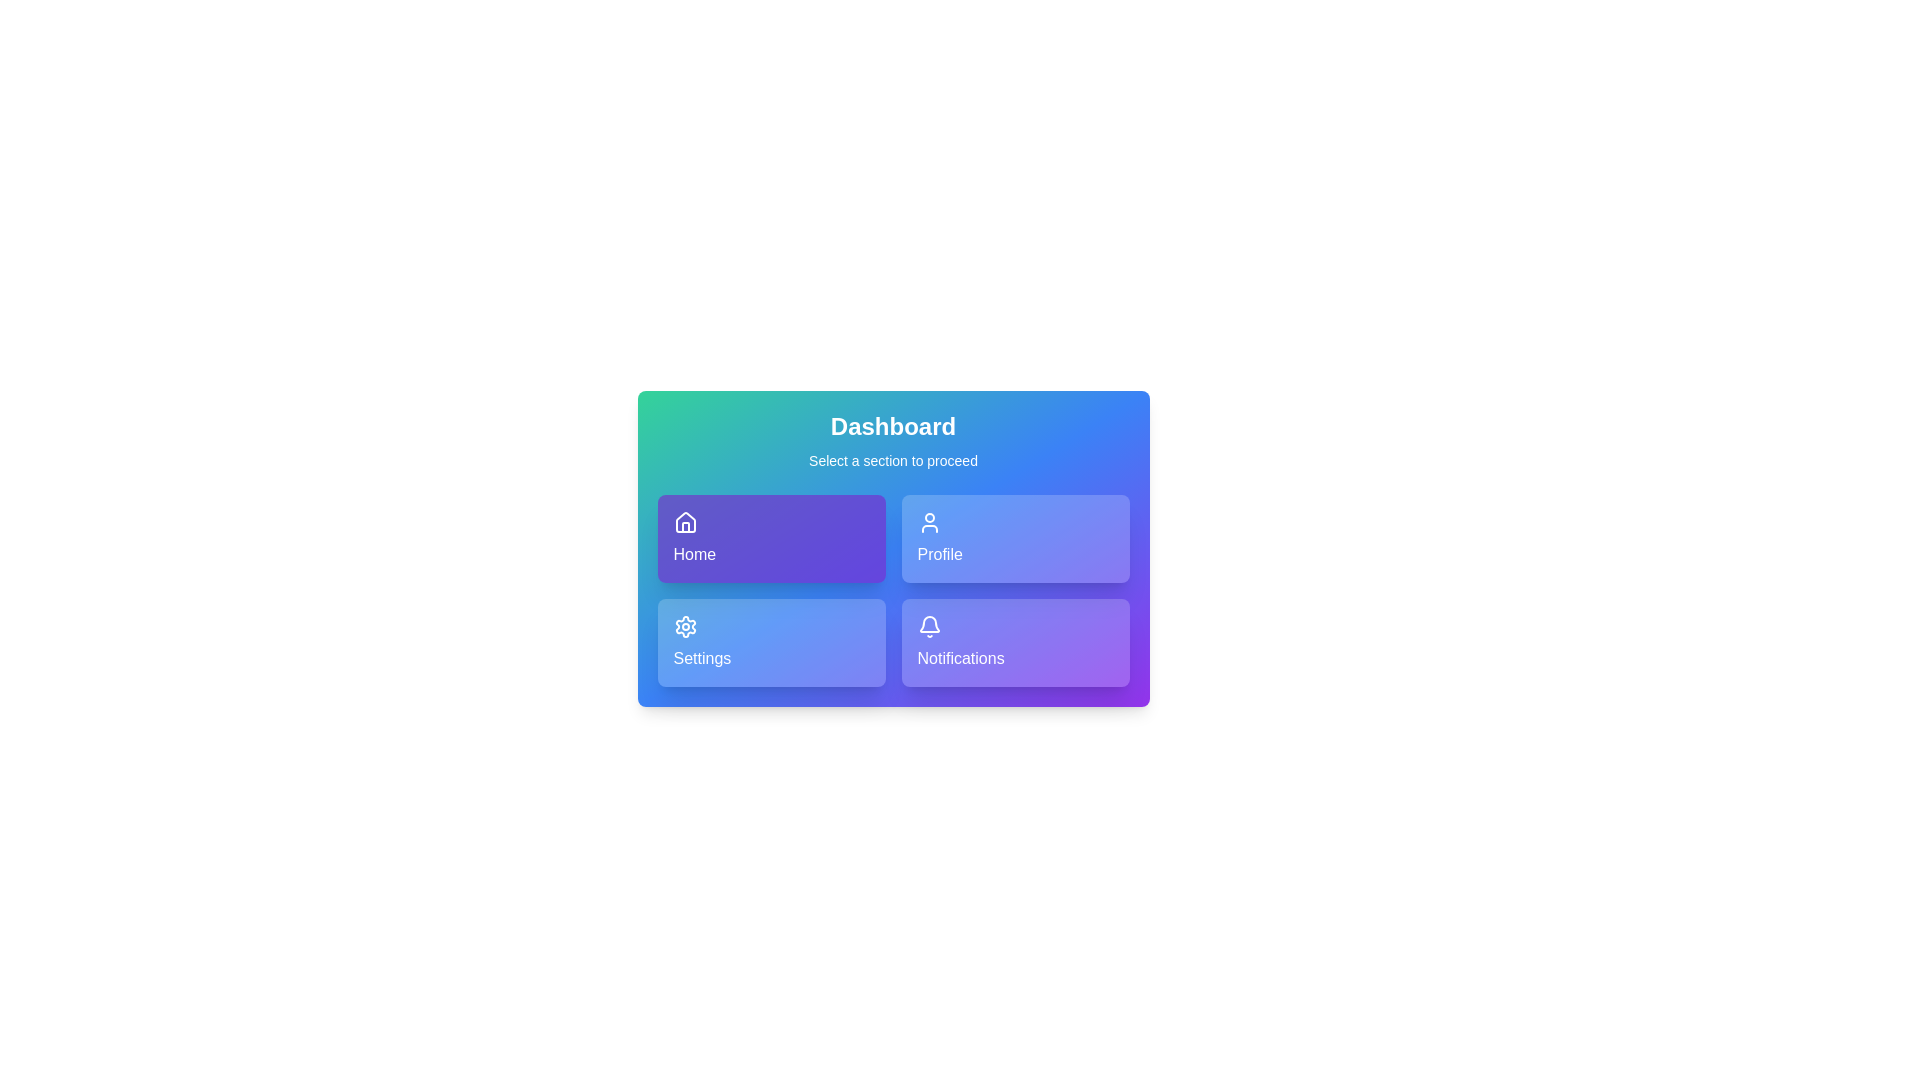 The width and height of the screenshot is (1920, 1080). What do you see at coordinates (770, 643) in the screenshot?
I see `the Settings button to observe its visual effect` at bounding box center [770, 643].